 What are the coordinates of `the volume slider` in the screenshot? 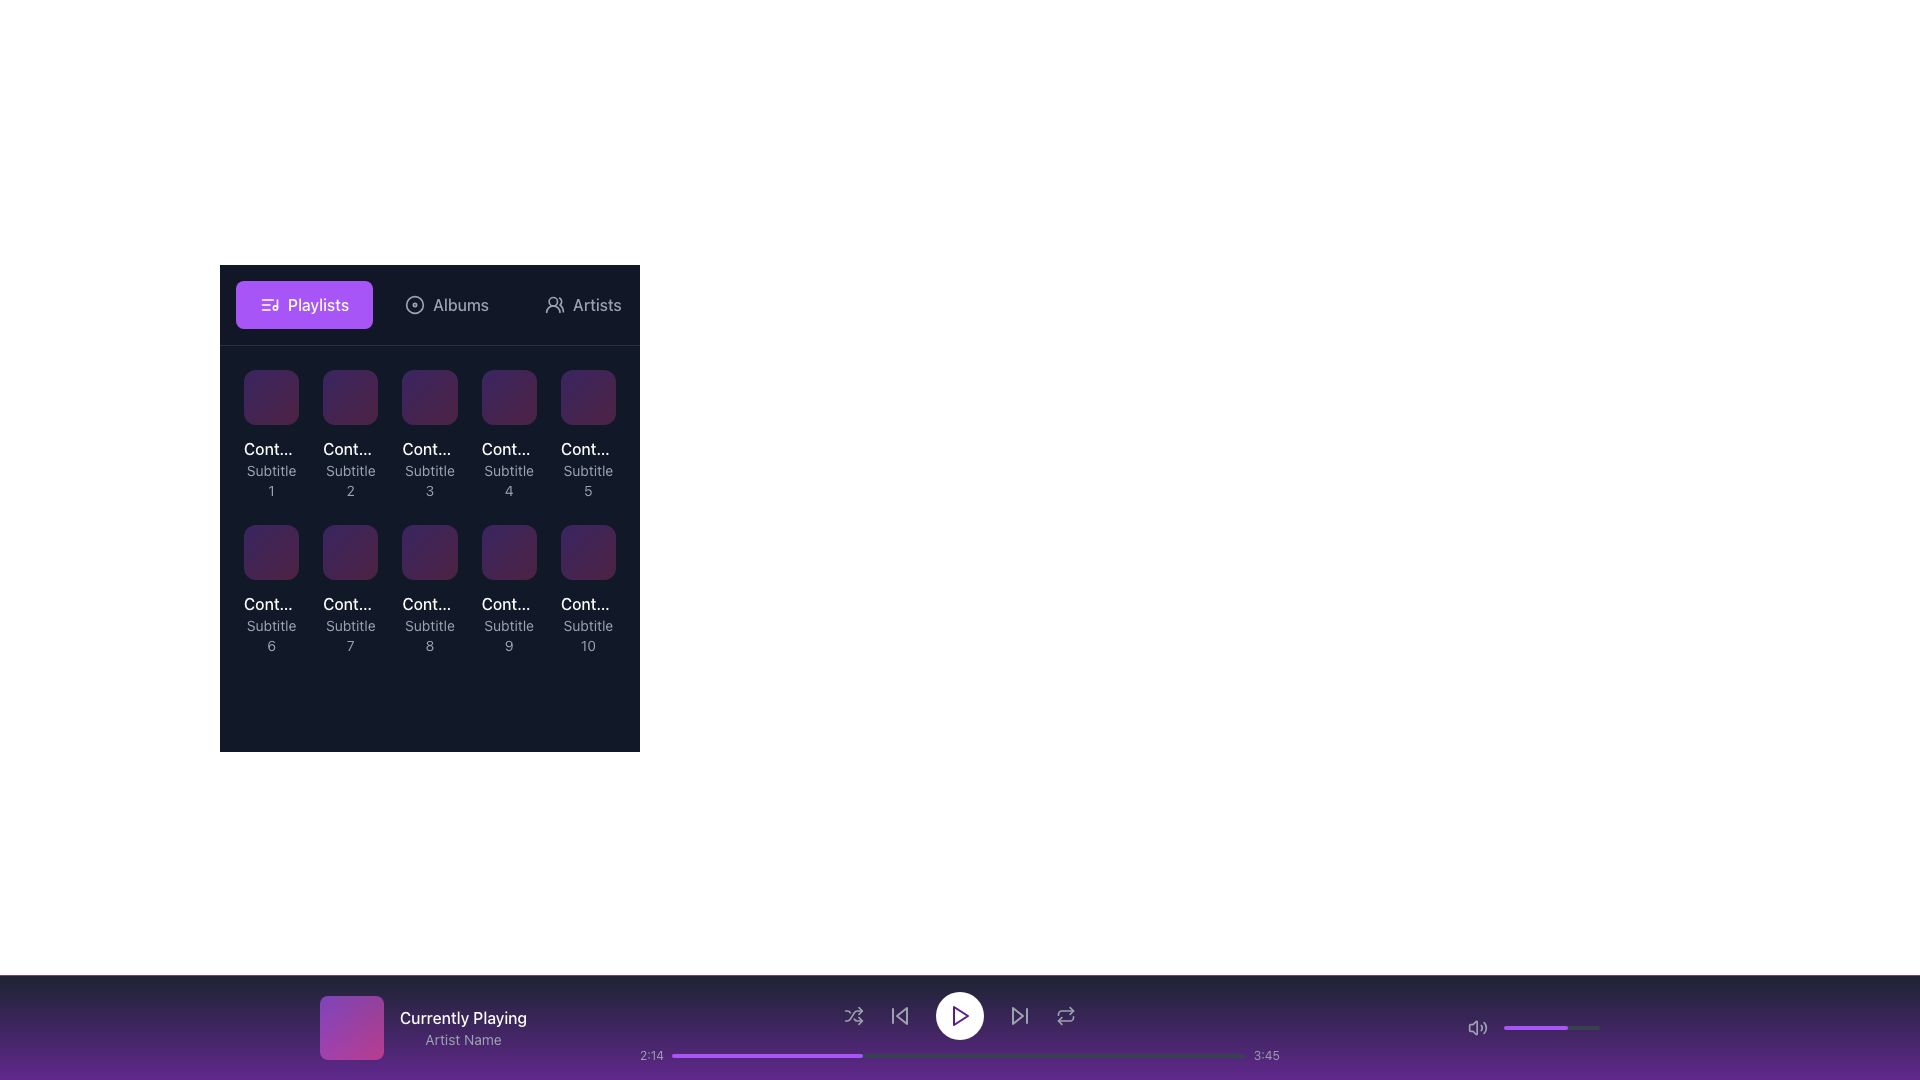 It's located at (1520, 1028).